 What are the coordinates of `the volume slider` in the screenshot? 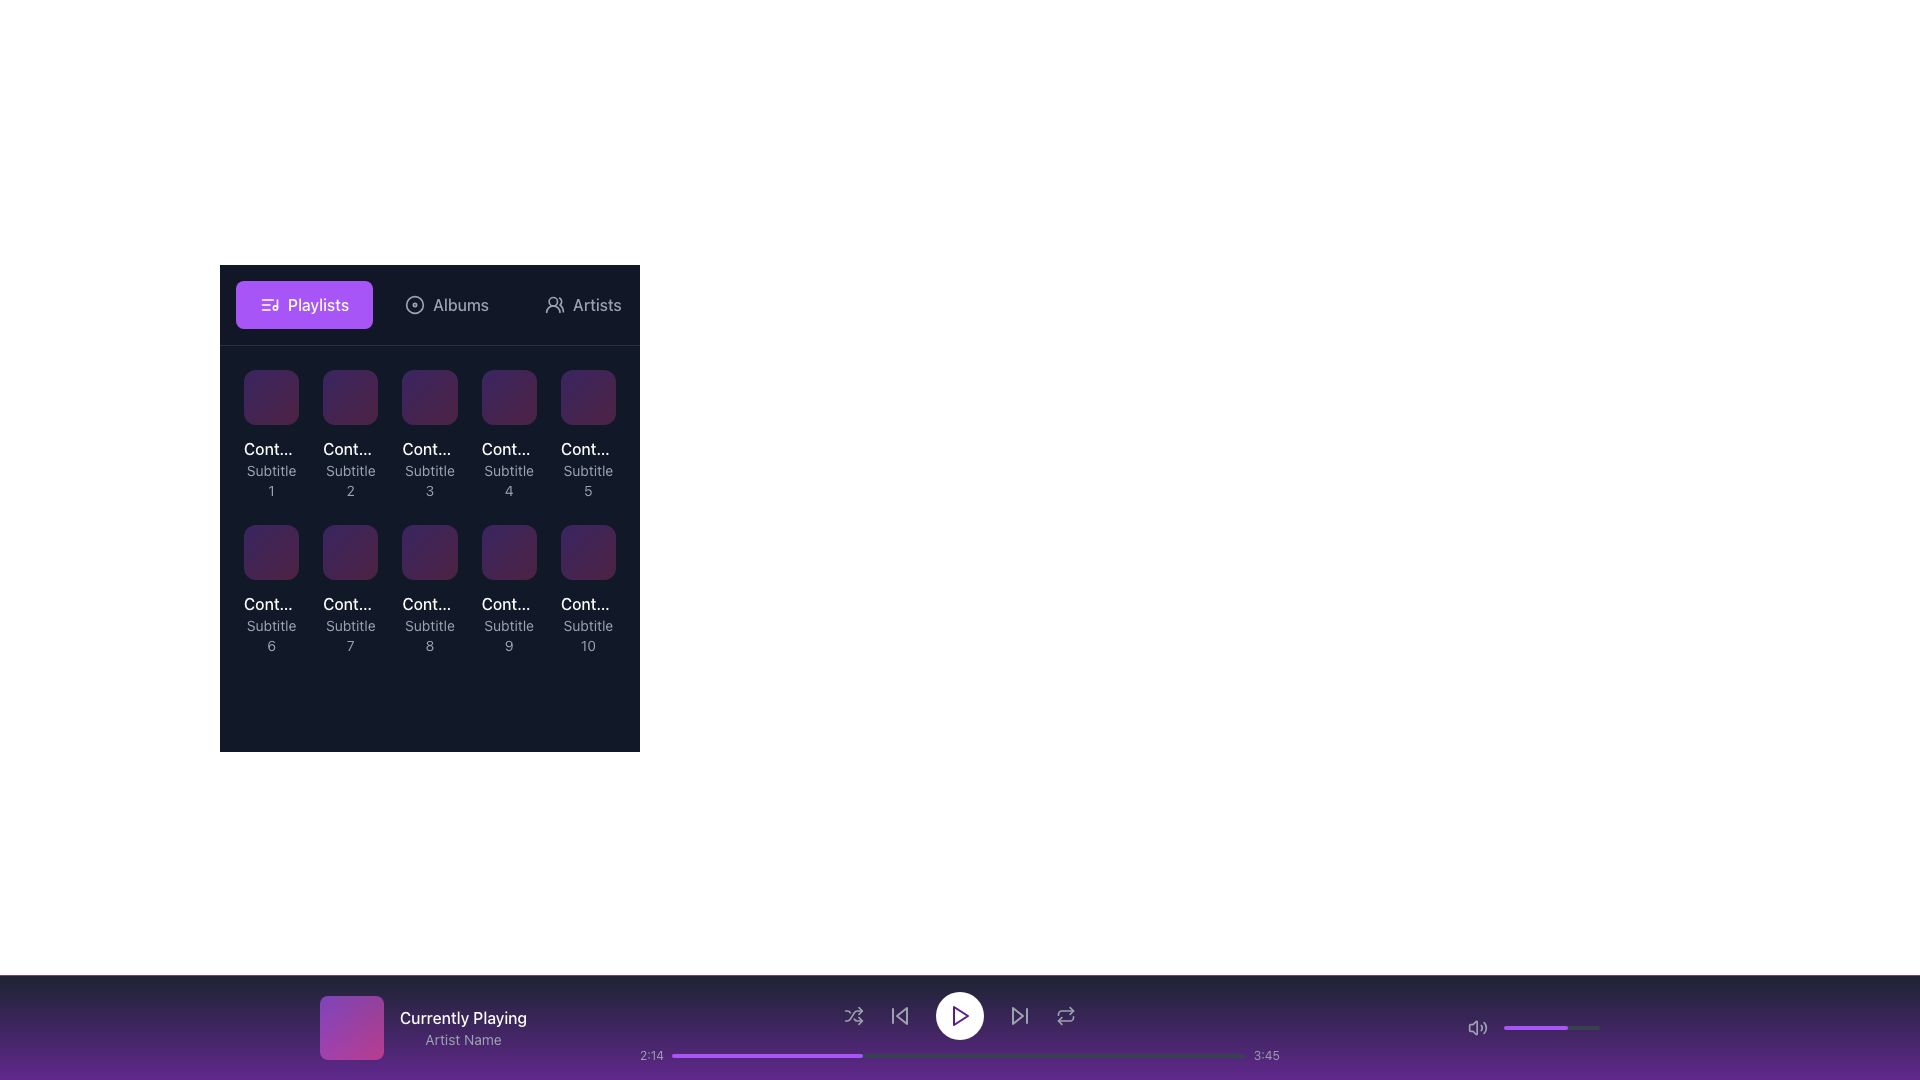 It's located at (1520, 1028).